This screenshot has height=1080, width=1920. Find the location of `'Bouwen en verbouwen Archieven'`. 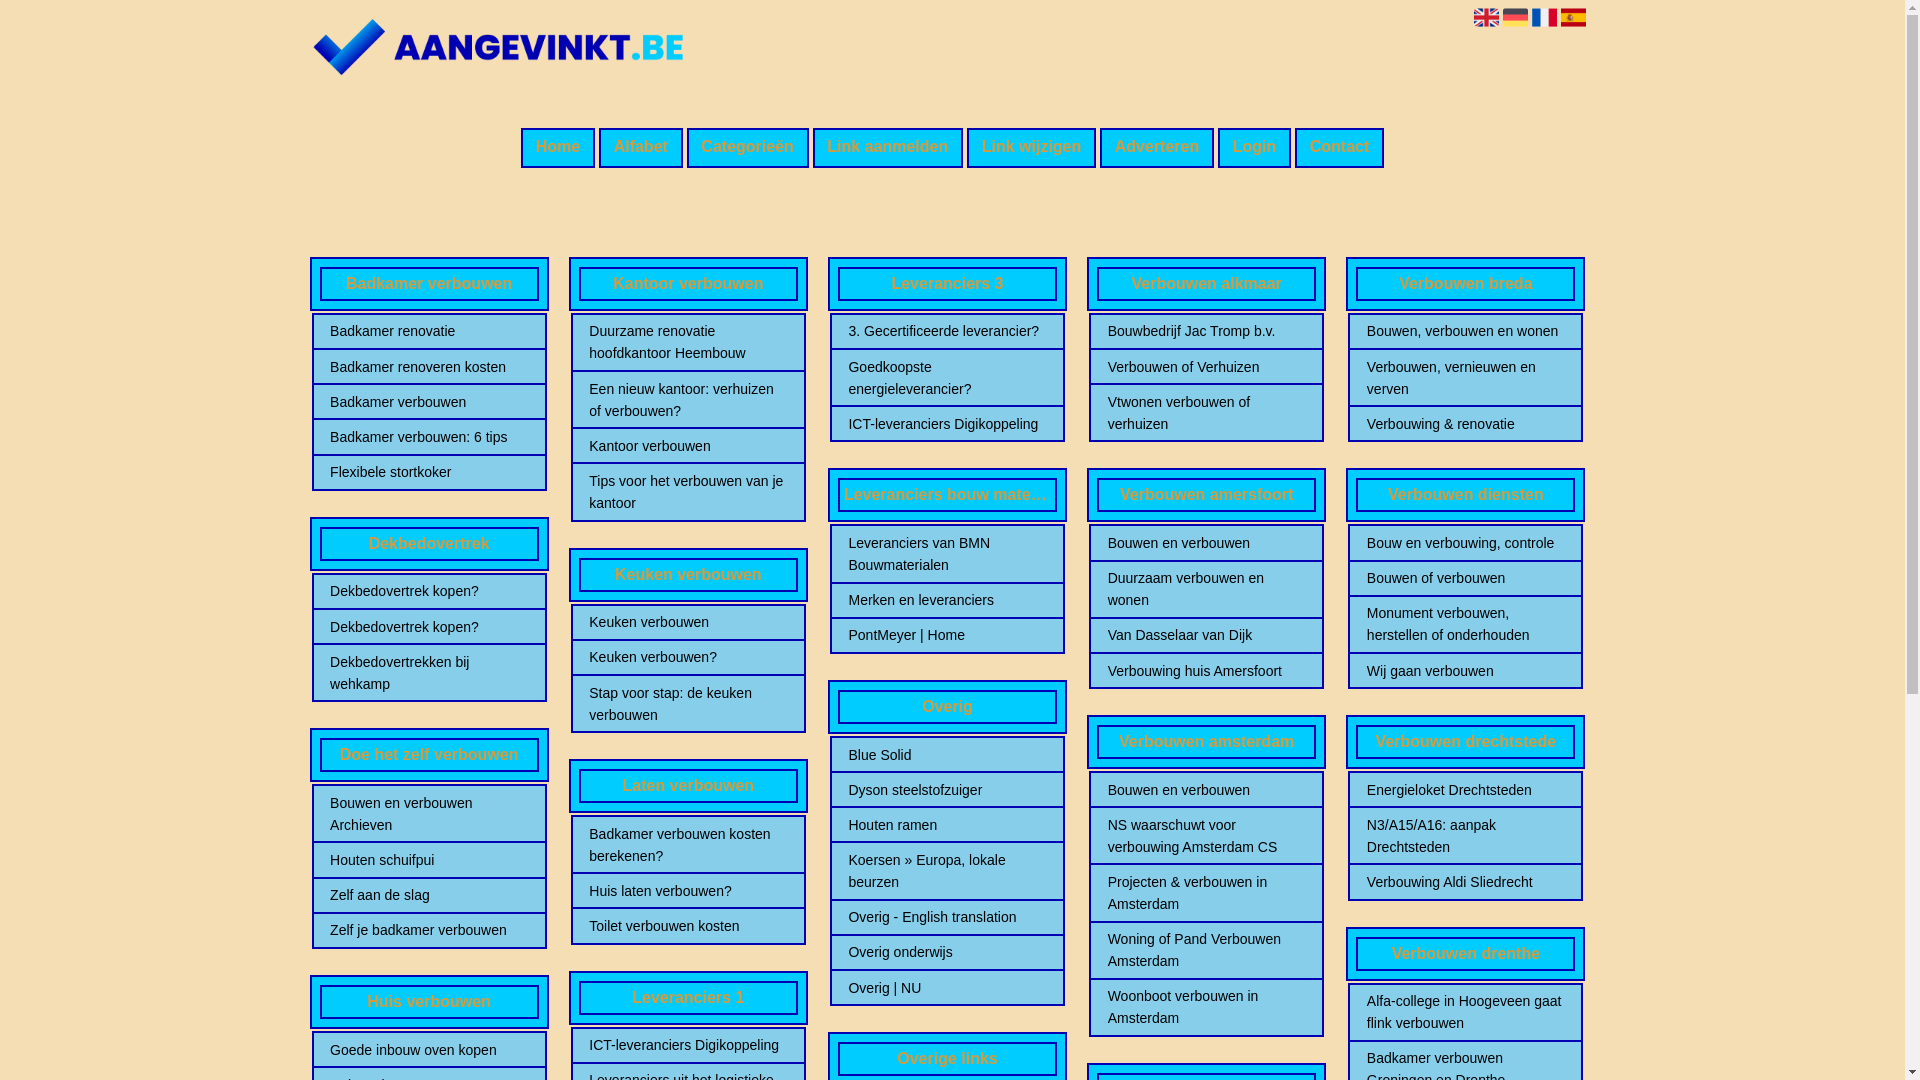

'Bouwen en verbouwen Archieven' is located at coordinates (427, 813).